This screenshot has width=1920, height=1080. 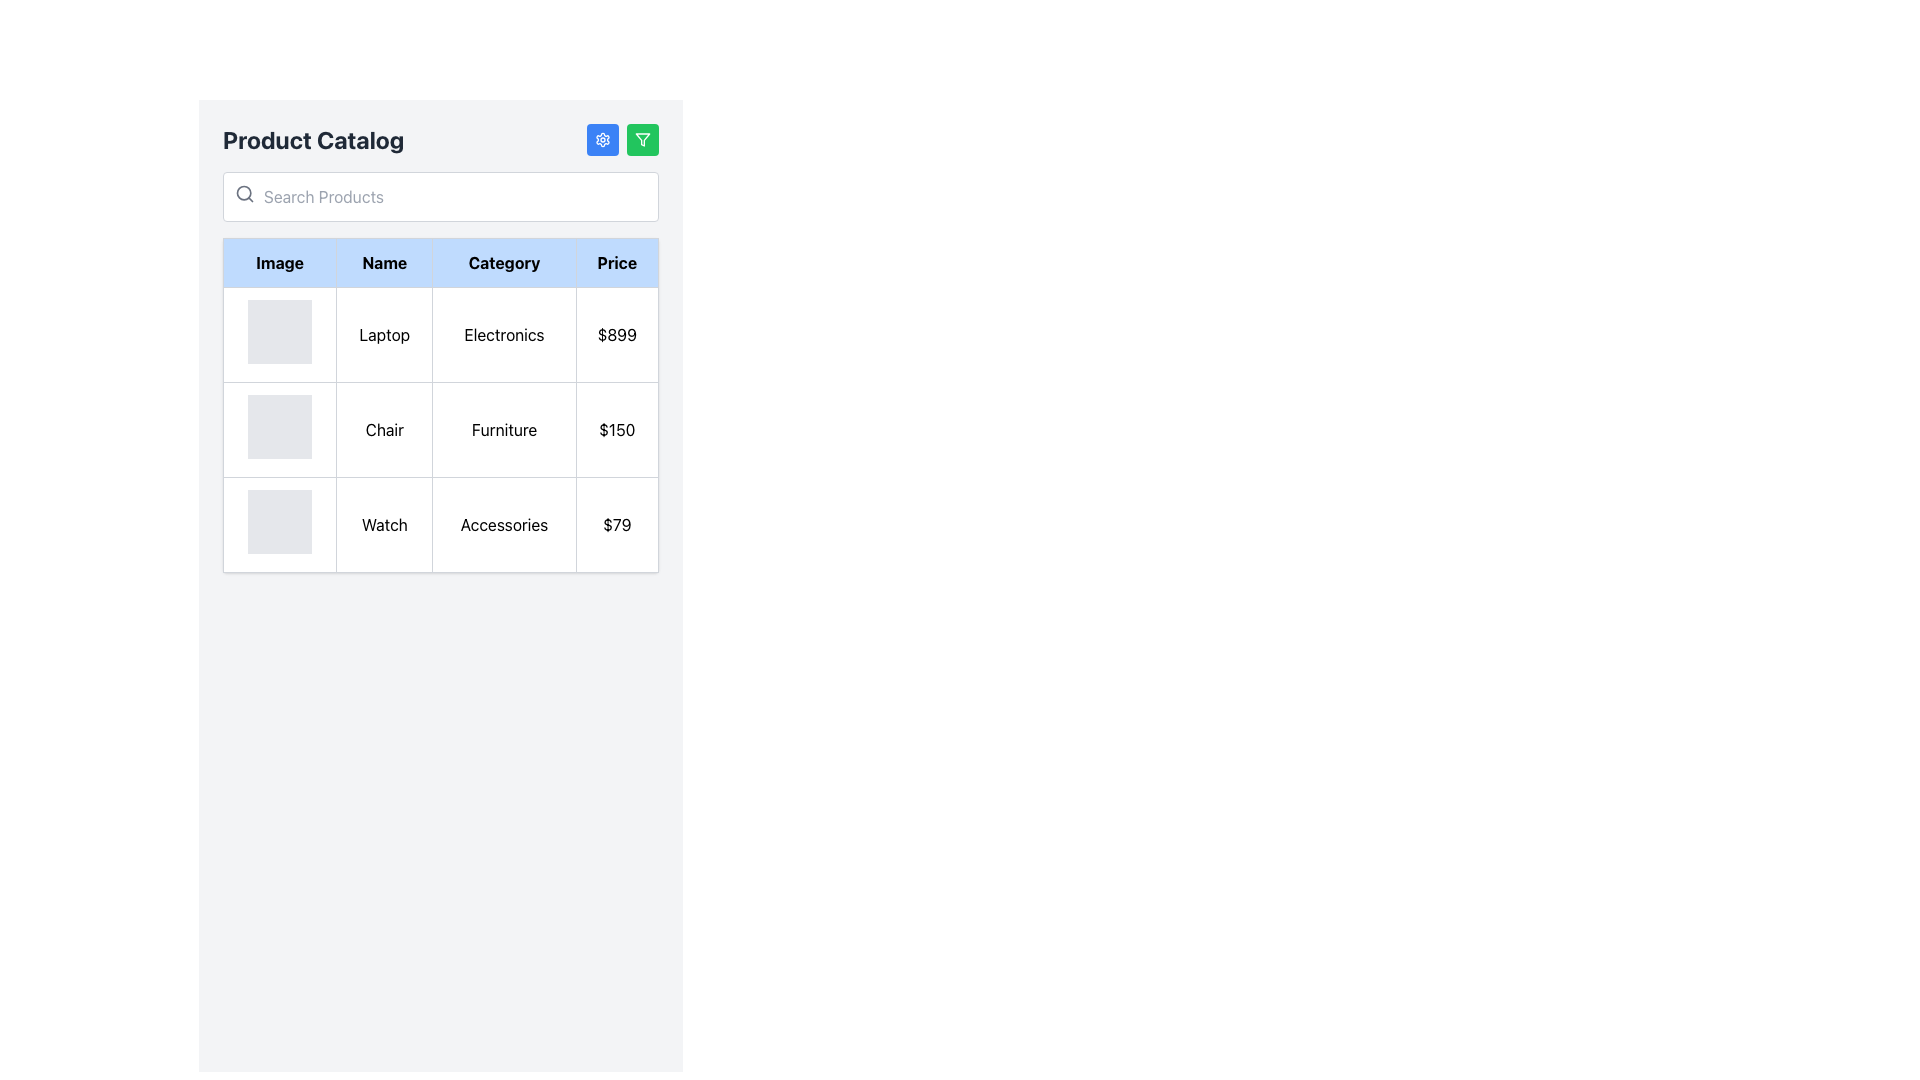 I want to click on the non-interactive Label/Text block displaying the category for the item in the second row of the 'Category' column, located between 'Chair' and '$150', so click(x=504, y=428).